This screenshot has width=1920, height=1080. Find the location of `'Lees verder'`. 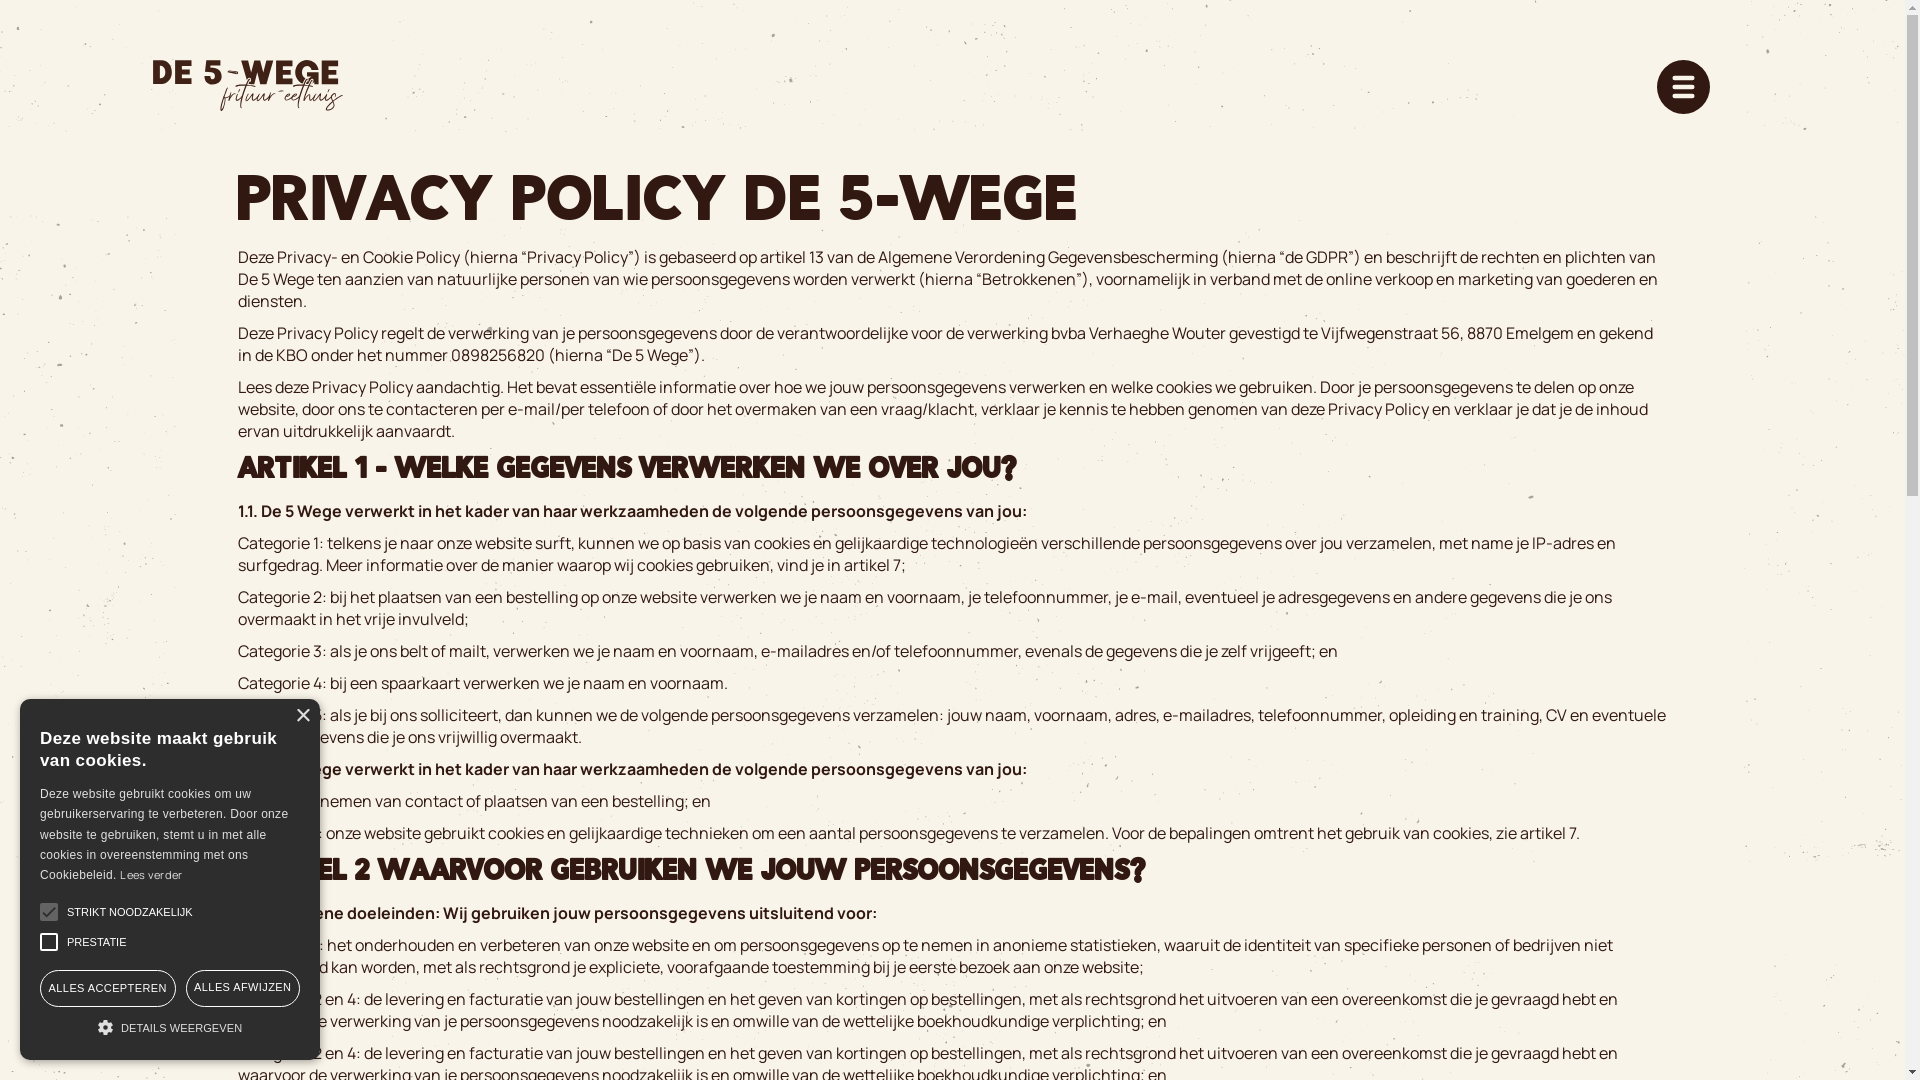

'Lees verder' is located at coordinates (149, 873).